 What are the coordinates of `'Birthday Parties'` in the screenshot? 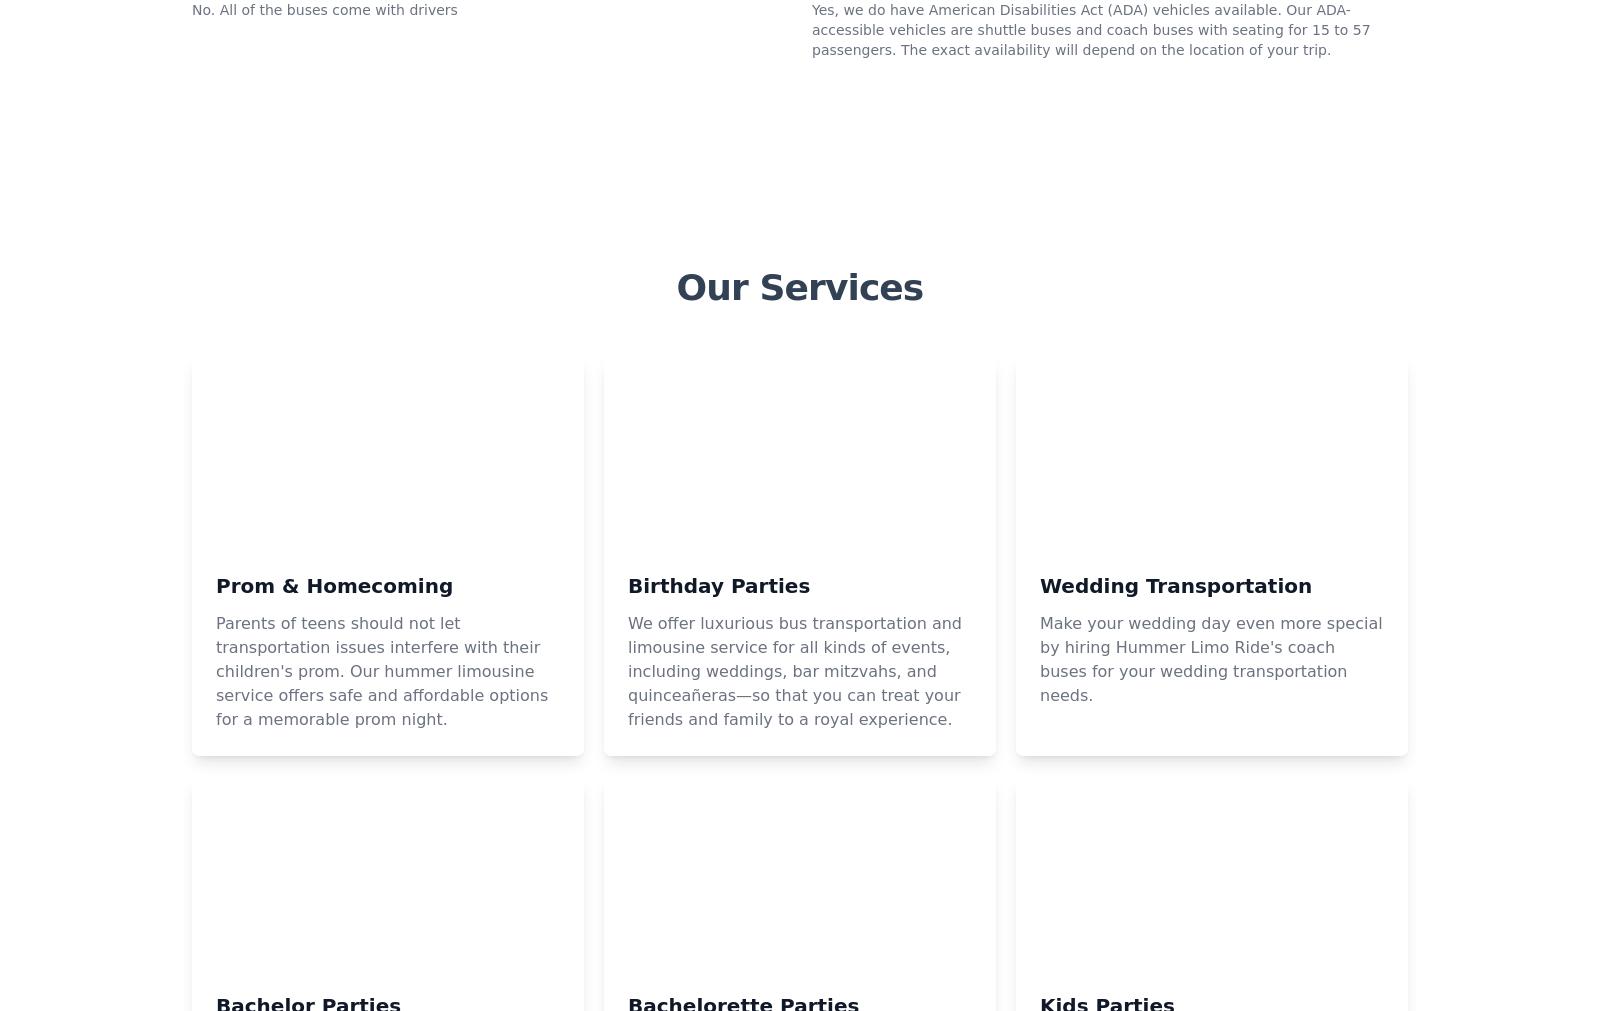 It's located at (719, 851).